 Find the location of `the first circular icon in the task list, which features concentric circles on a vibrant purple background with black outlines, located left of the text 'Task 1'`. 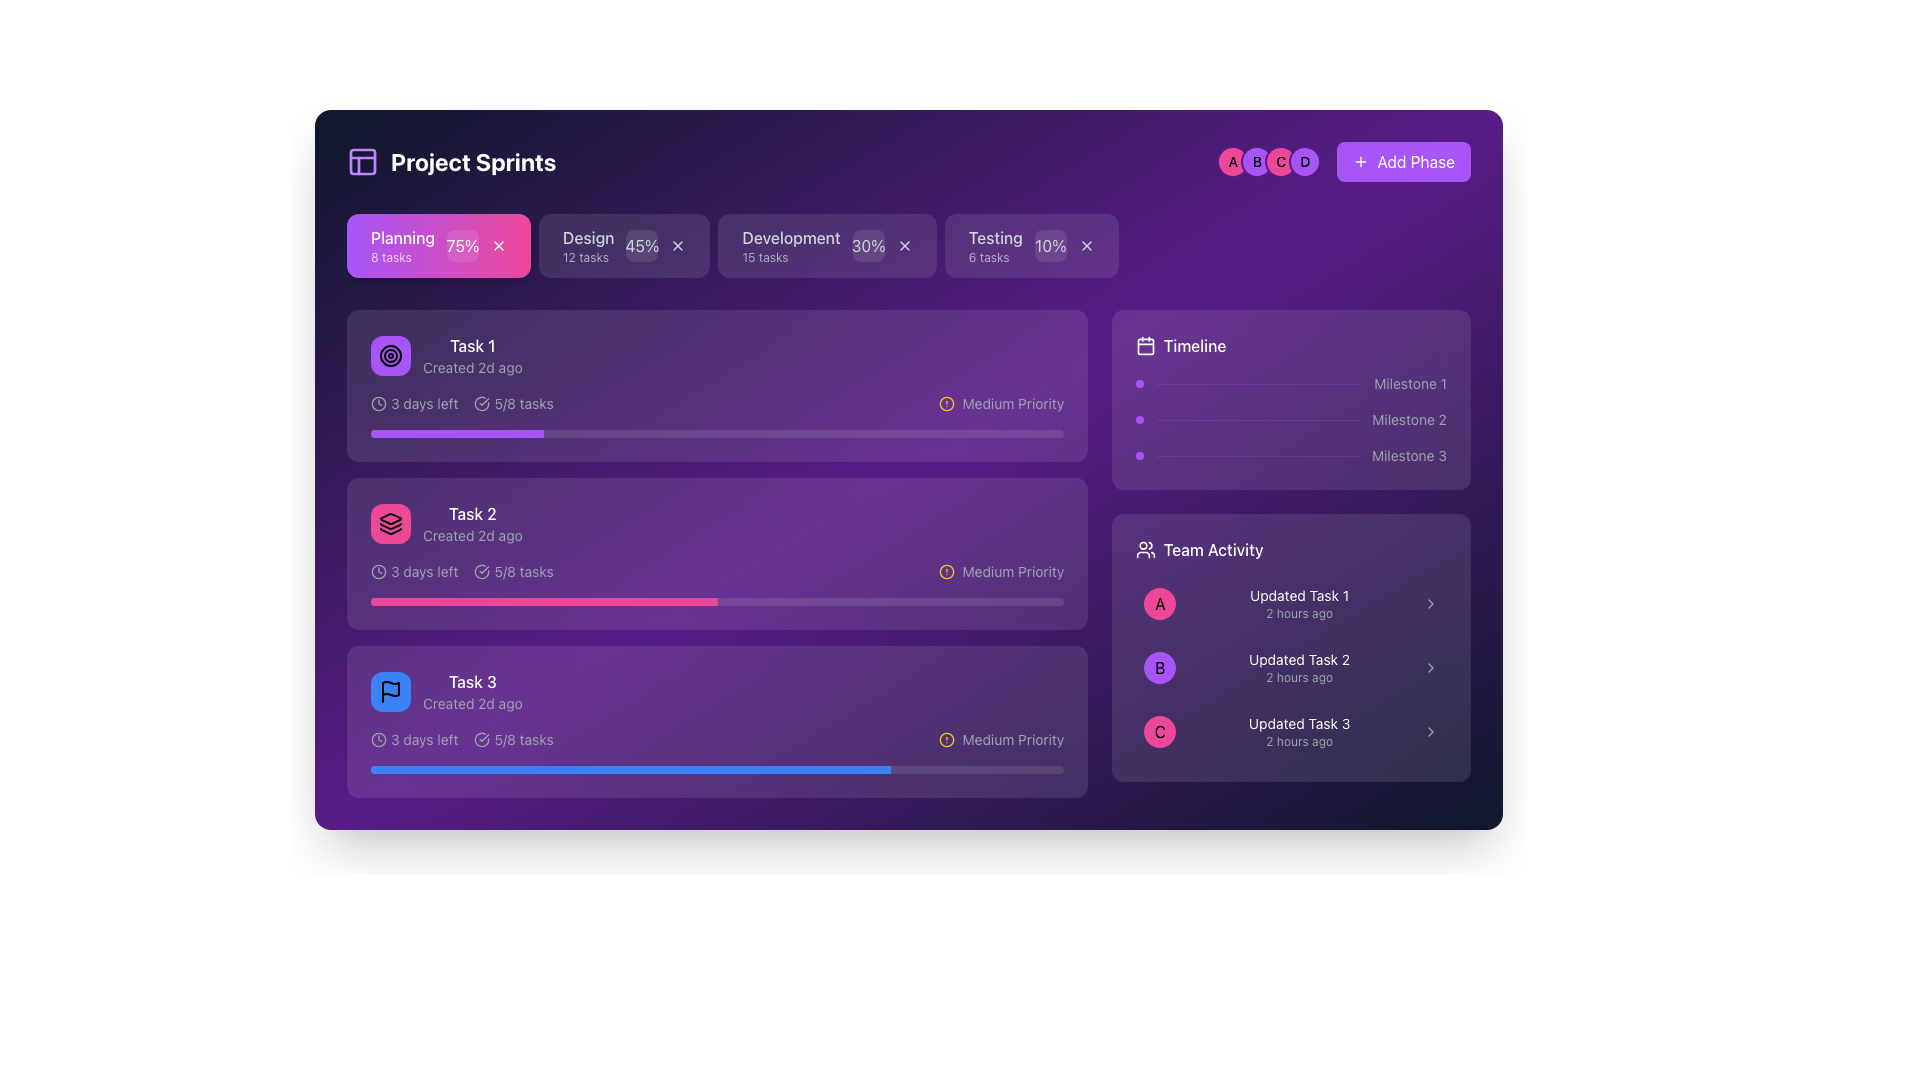

the first circular icon in the task list, which features concentric circles on a vibrant purple background with black outlines, located left of the text 'Task 1' is located at coordinates (390, 354).